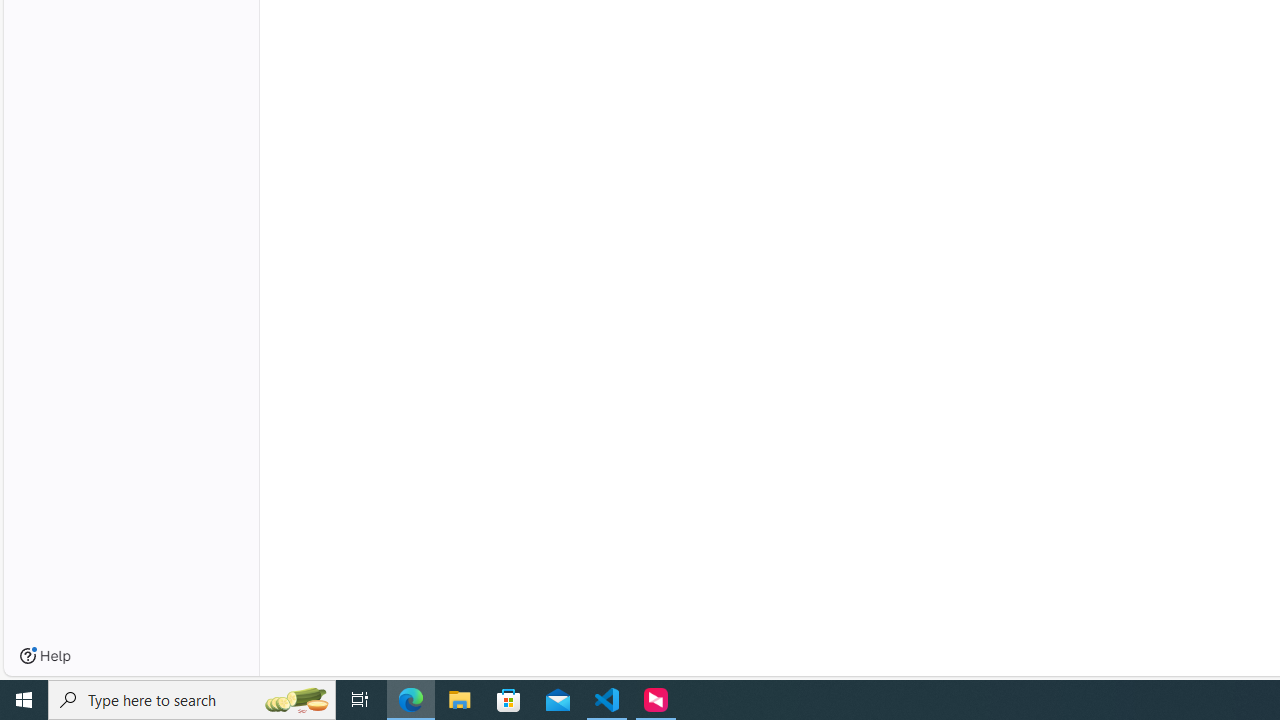 The image size is (1280, 720). I want to click on 'Visual Studio Code - 1 running window', so click(606, 698).